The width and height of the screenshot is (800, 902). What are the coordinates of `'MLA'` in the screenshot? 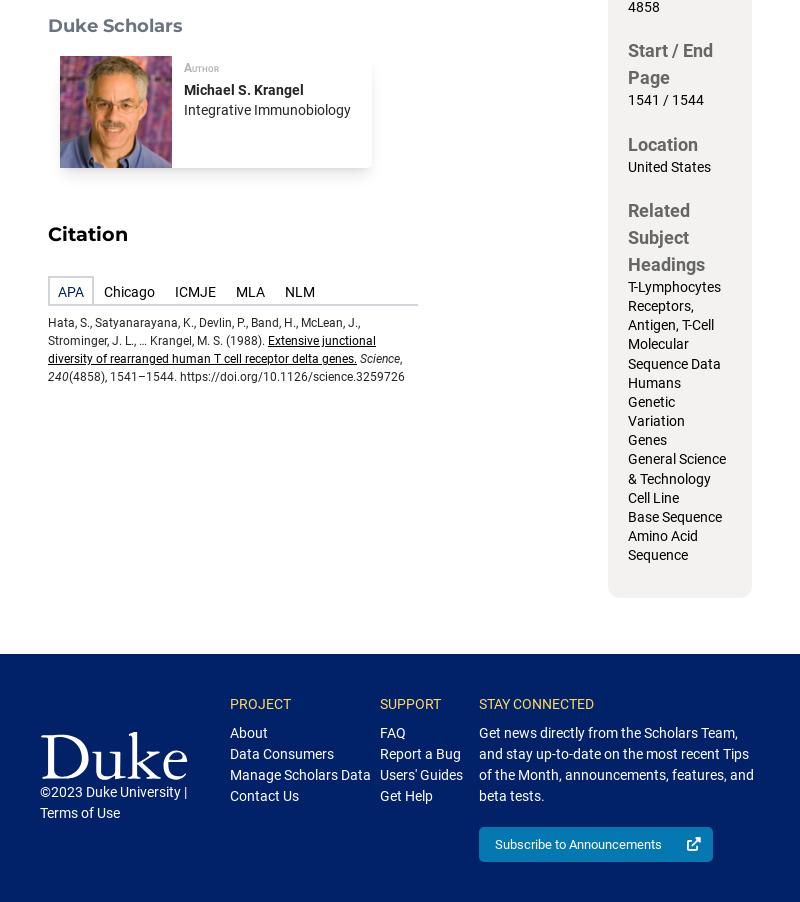 It's located at (235, 291).